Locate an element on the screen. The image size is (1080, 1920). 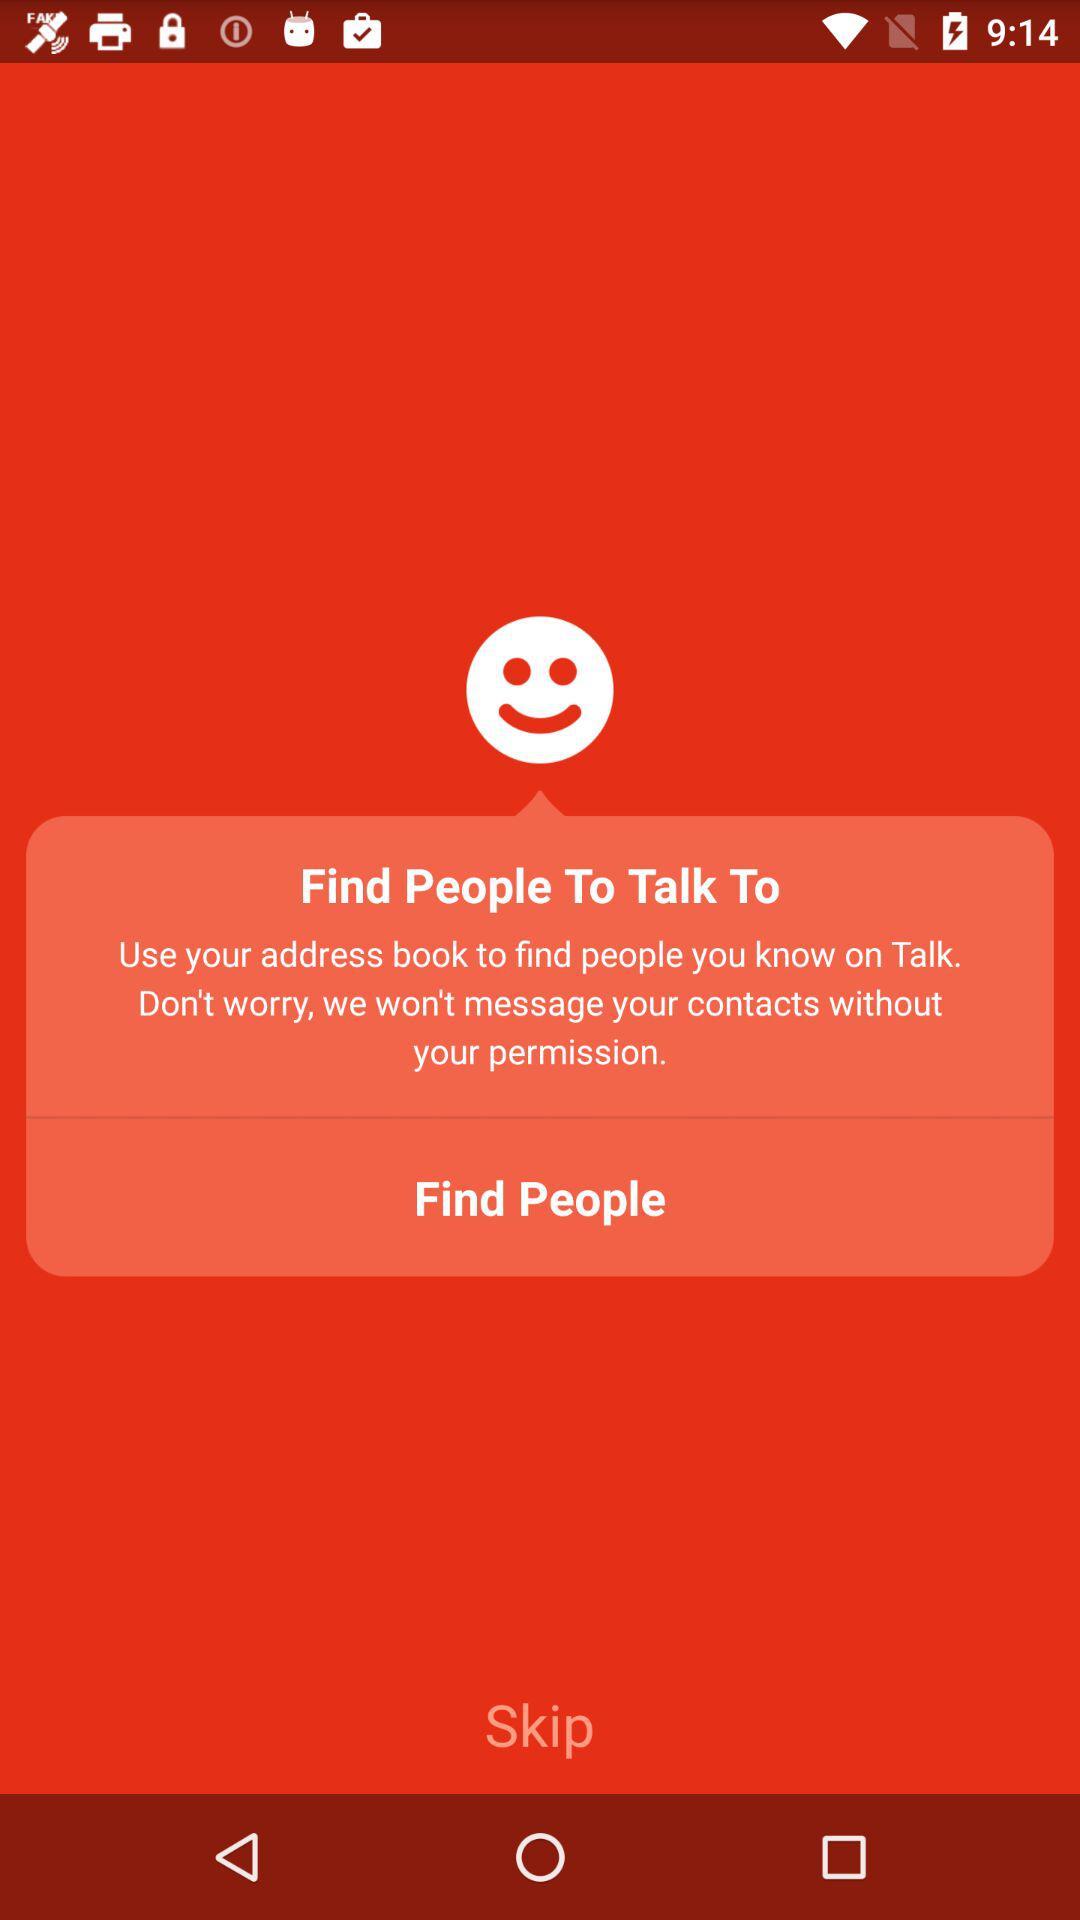
icon below the find people is located at coordinates (538, 1722).